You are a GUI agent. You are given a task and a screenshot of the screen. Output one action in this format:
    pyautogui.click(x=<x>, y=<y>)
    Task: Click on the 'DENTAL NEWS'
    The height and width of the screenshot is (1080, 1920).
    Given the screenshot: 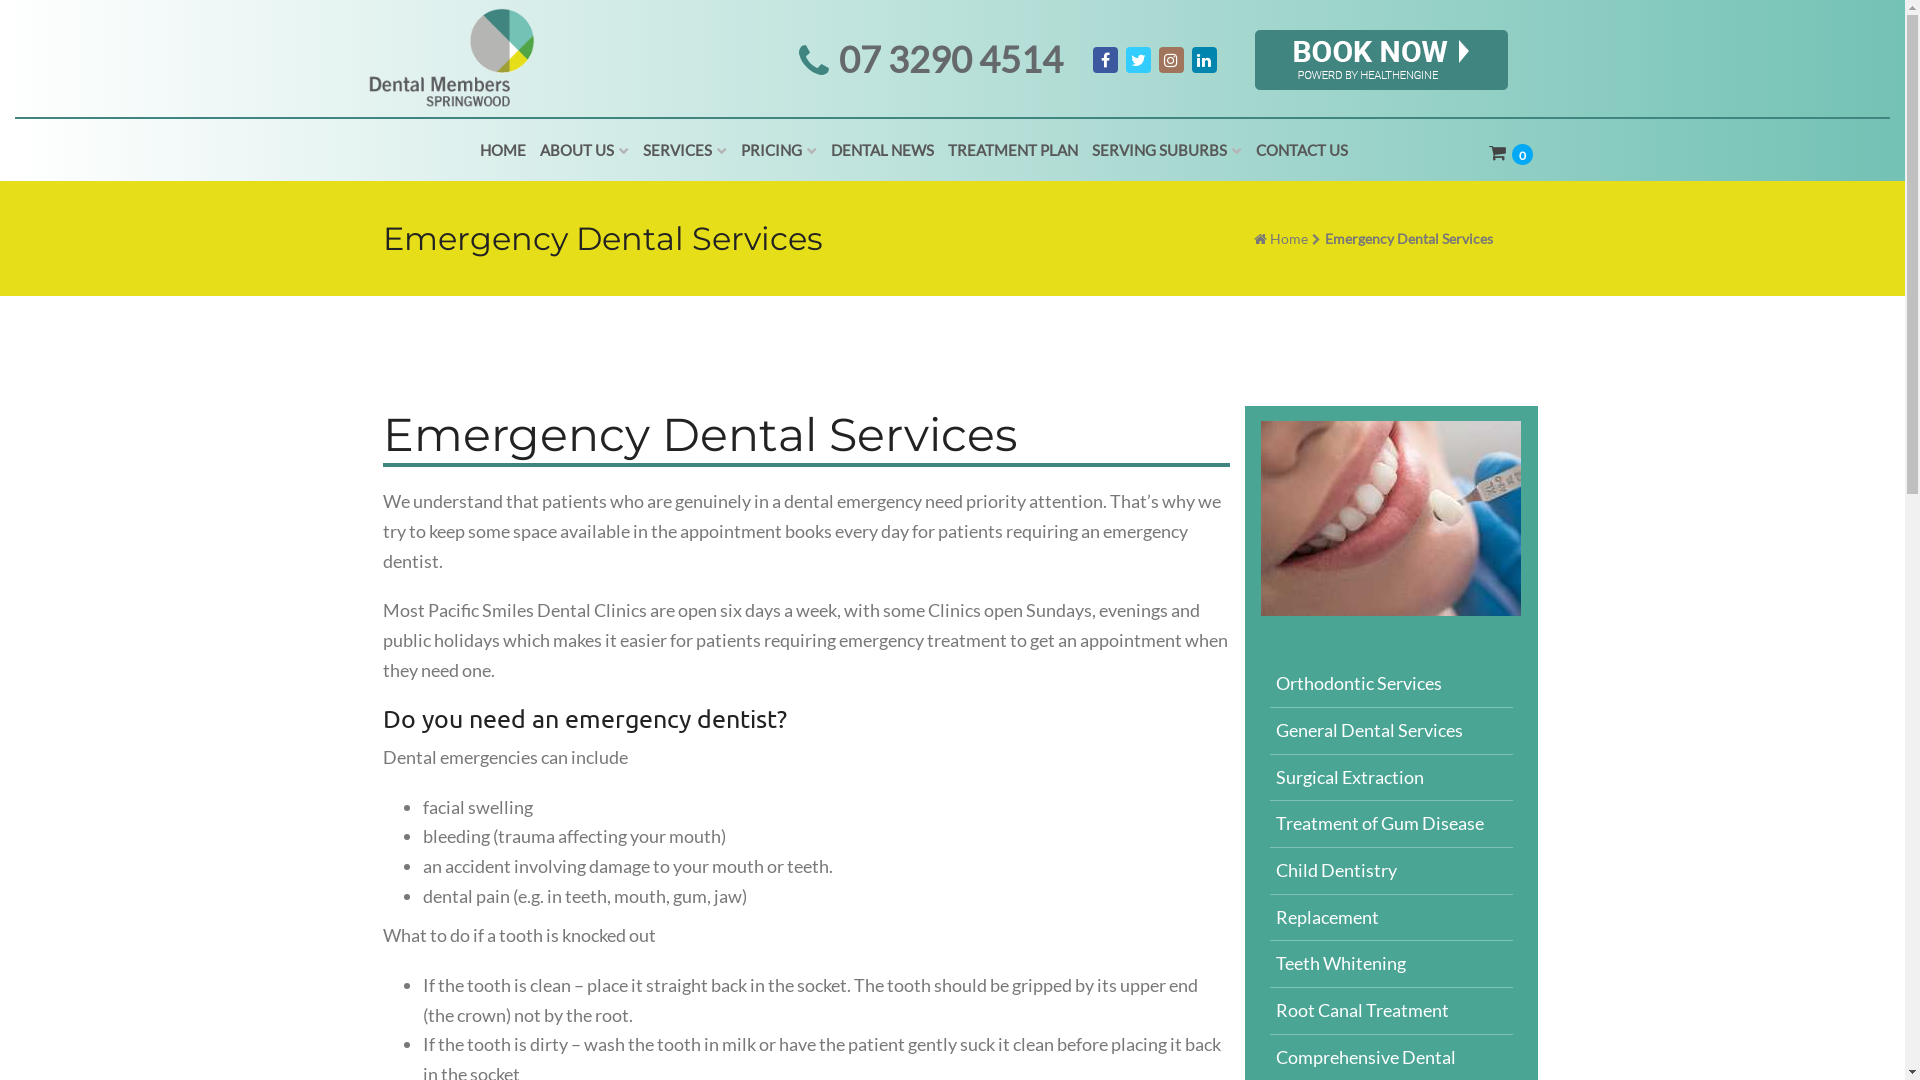 What is the action you would take?
    pyautogui.click(x=881, y=149)
    